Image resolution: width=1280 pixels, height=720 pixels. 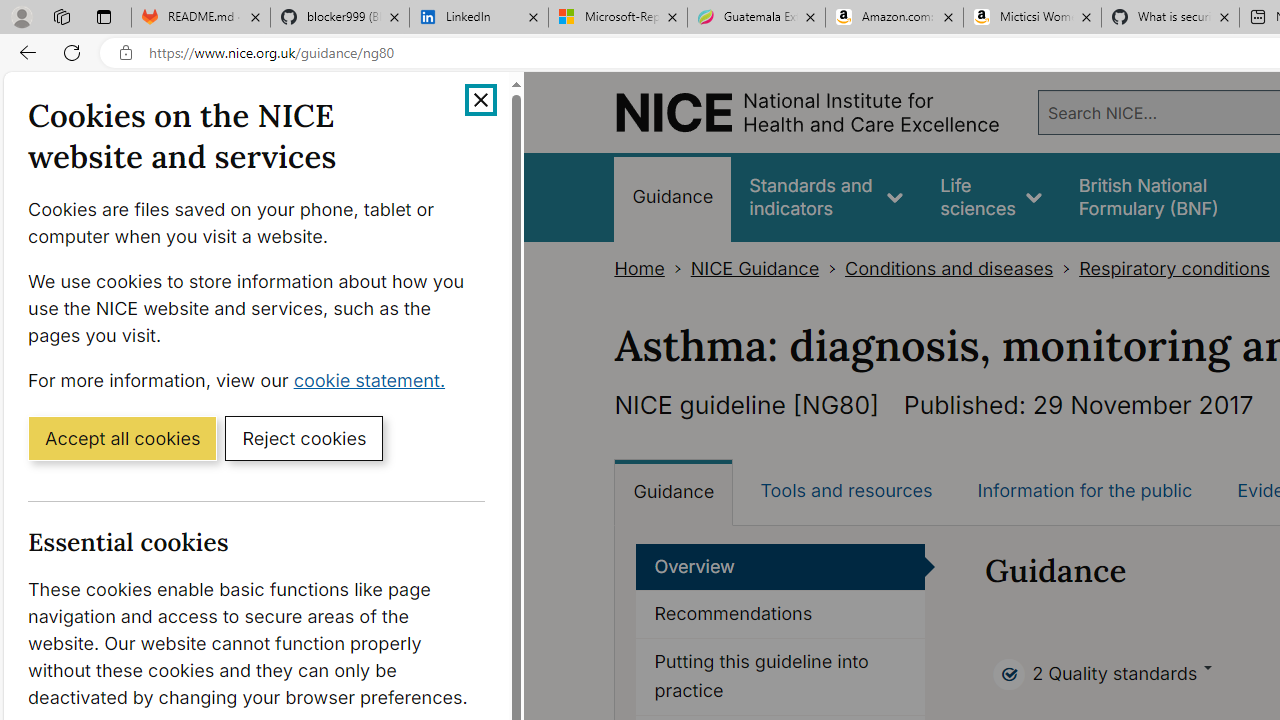 I want to click on 'Conditions and diseases>', so click(x=962, y=268).